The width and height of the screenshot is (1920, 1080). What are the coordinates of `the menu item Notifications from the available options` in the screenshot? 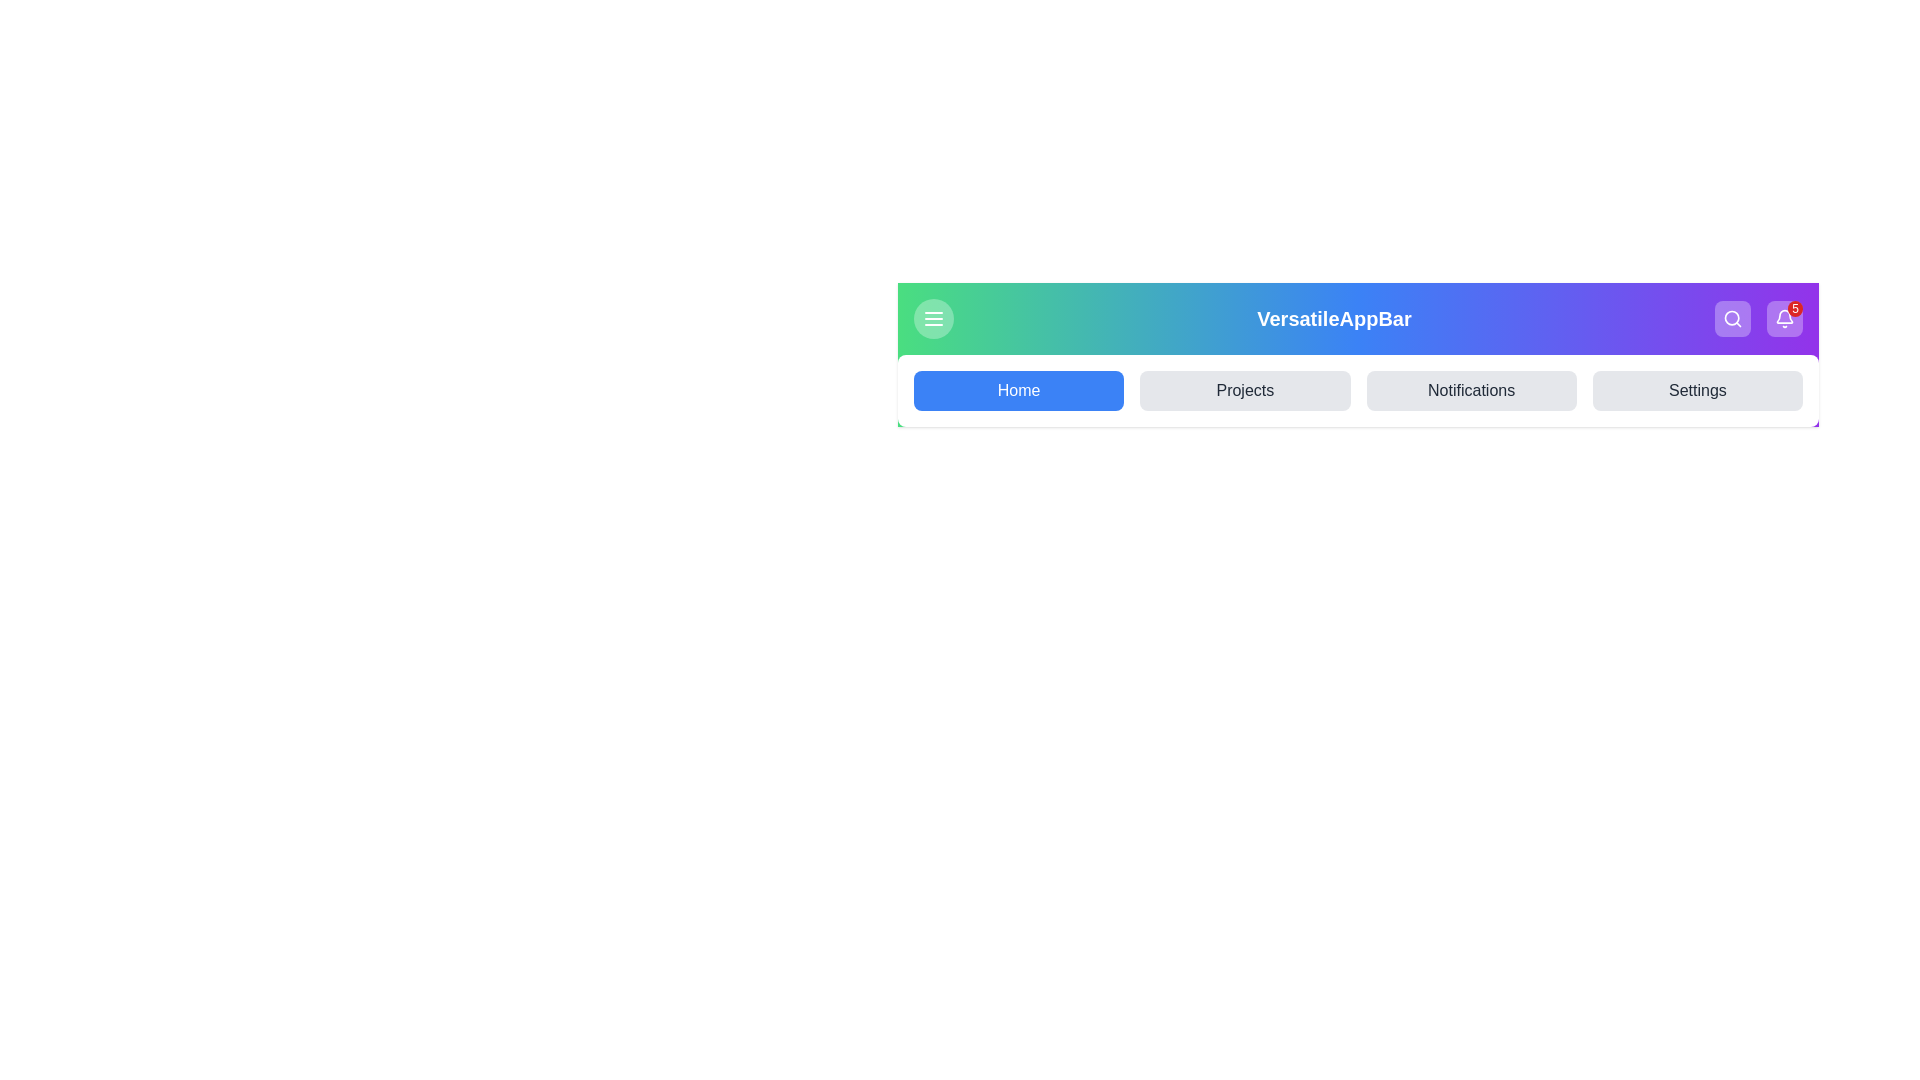 It's located at (1471, 390).